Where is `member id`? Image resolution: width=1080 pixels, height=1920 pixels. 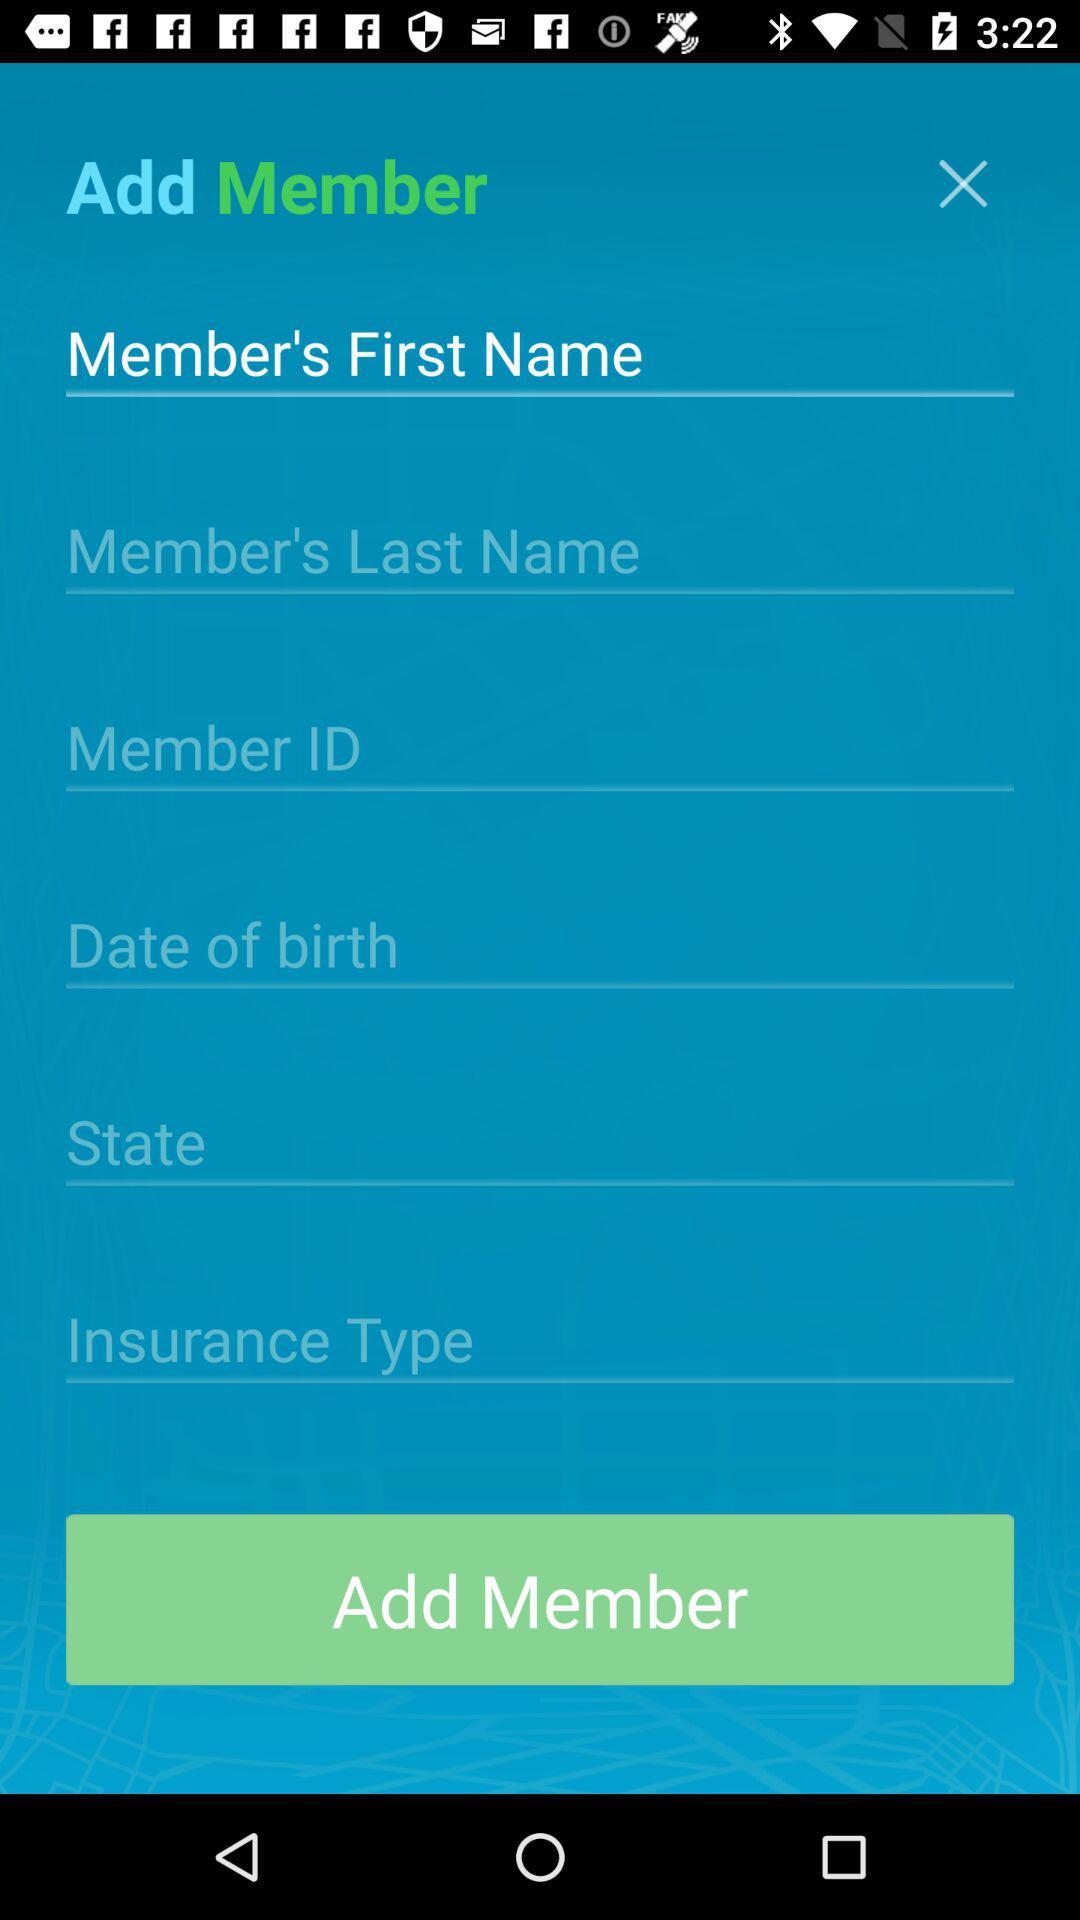
member id is located at coordinates (540, 744).